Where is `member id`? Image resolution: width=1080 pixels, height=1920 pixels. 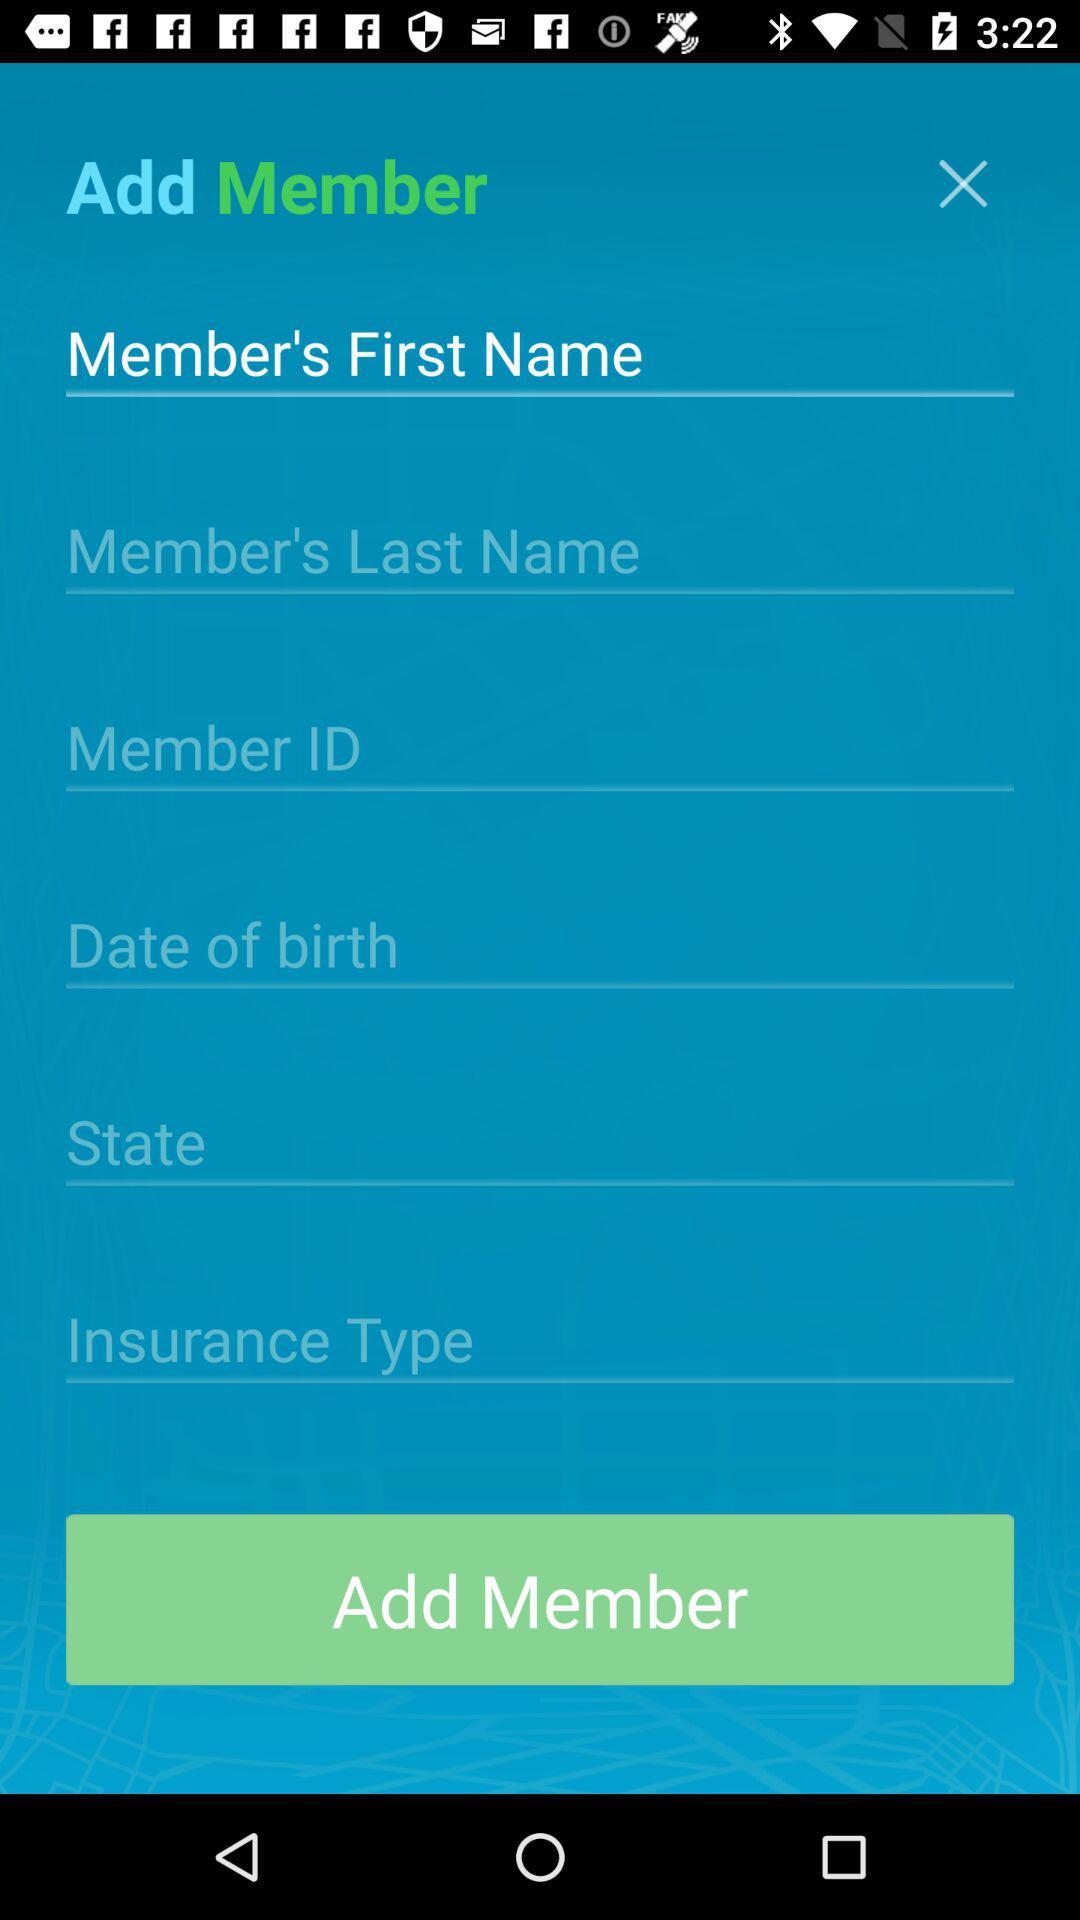
member id is located at coordinates (540, 744).